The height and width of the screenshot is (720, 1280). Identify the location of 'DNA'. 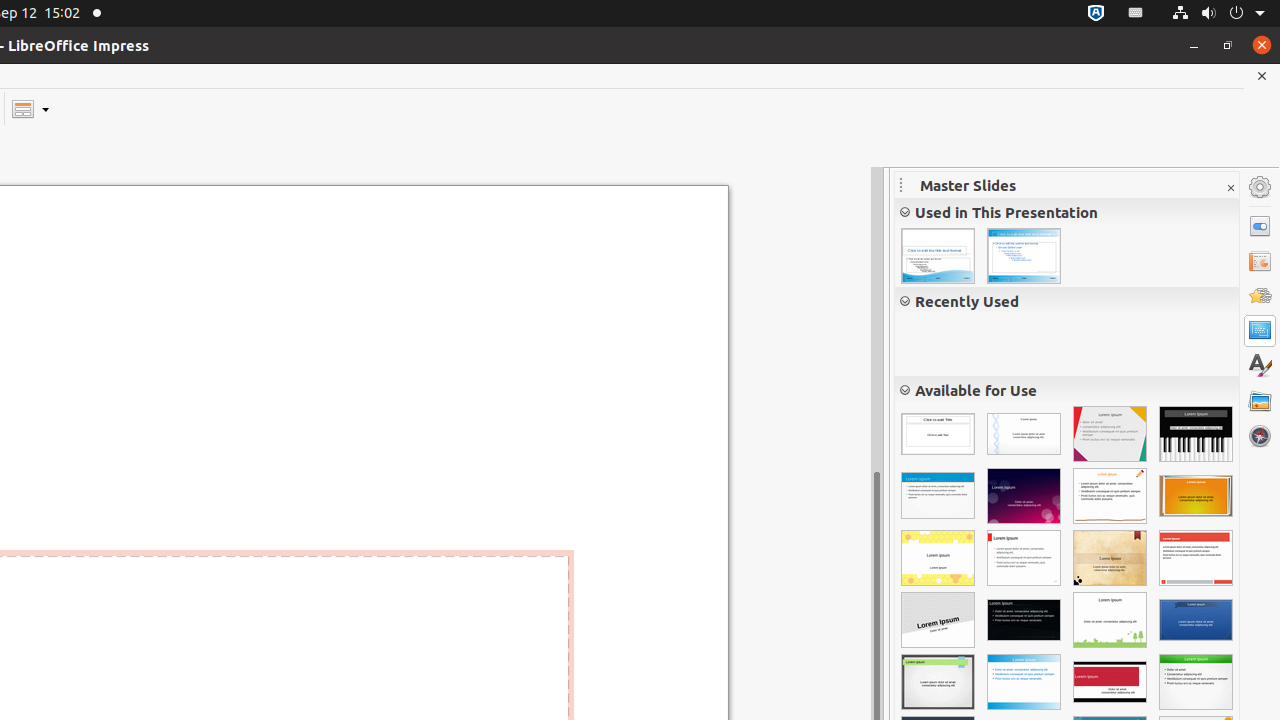
(1024, 433).